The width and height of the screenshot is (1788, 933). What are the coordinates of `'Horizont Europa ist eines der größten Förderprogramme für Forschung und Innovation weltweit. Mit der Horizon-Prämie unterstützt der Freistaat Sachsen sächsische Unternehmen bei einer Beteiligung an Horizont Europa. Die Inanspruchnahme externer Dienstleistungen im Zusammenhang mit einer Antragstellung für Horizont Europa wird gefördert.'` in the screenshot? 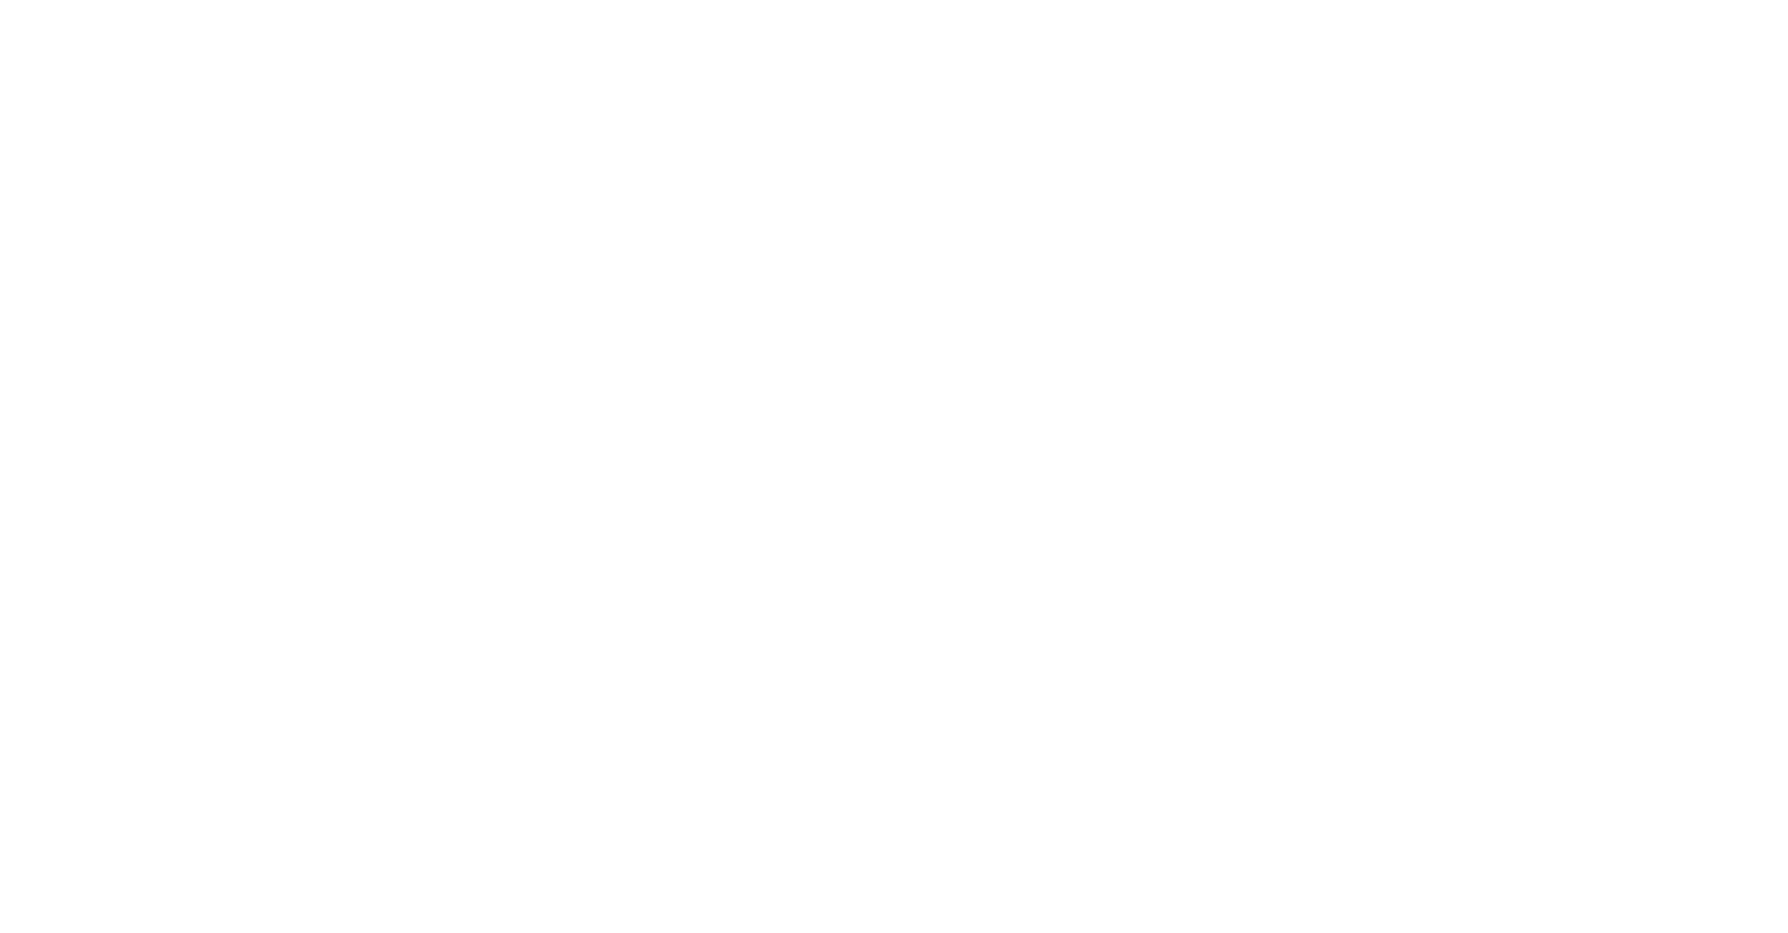 It's located at (874, 212).